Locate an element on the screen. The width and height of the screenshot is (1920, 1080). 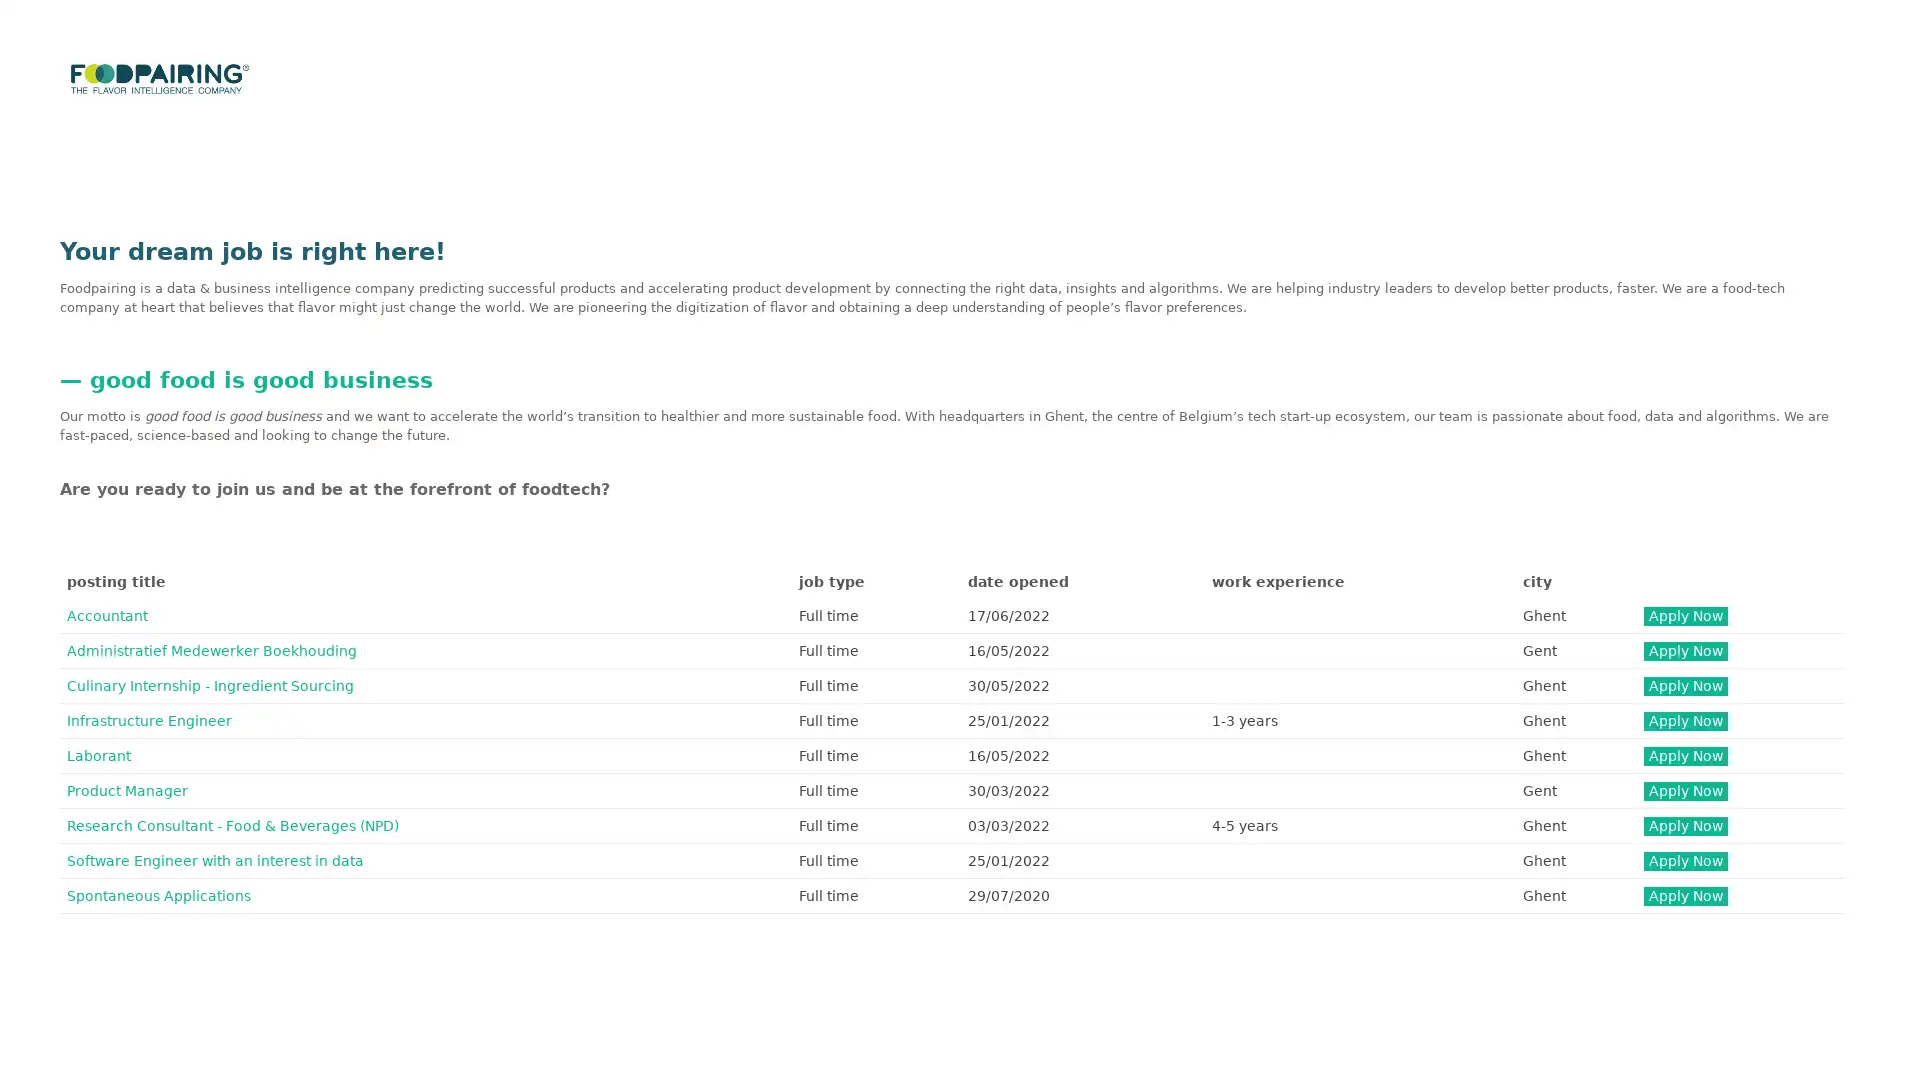
Apply Now is located at coordinates (1683, 755).